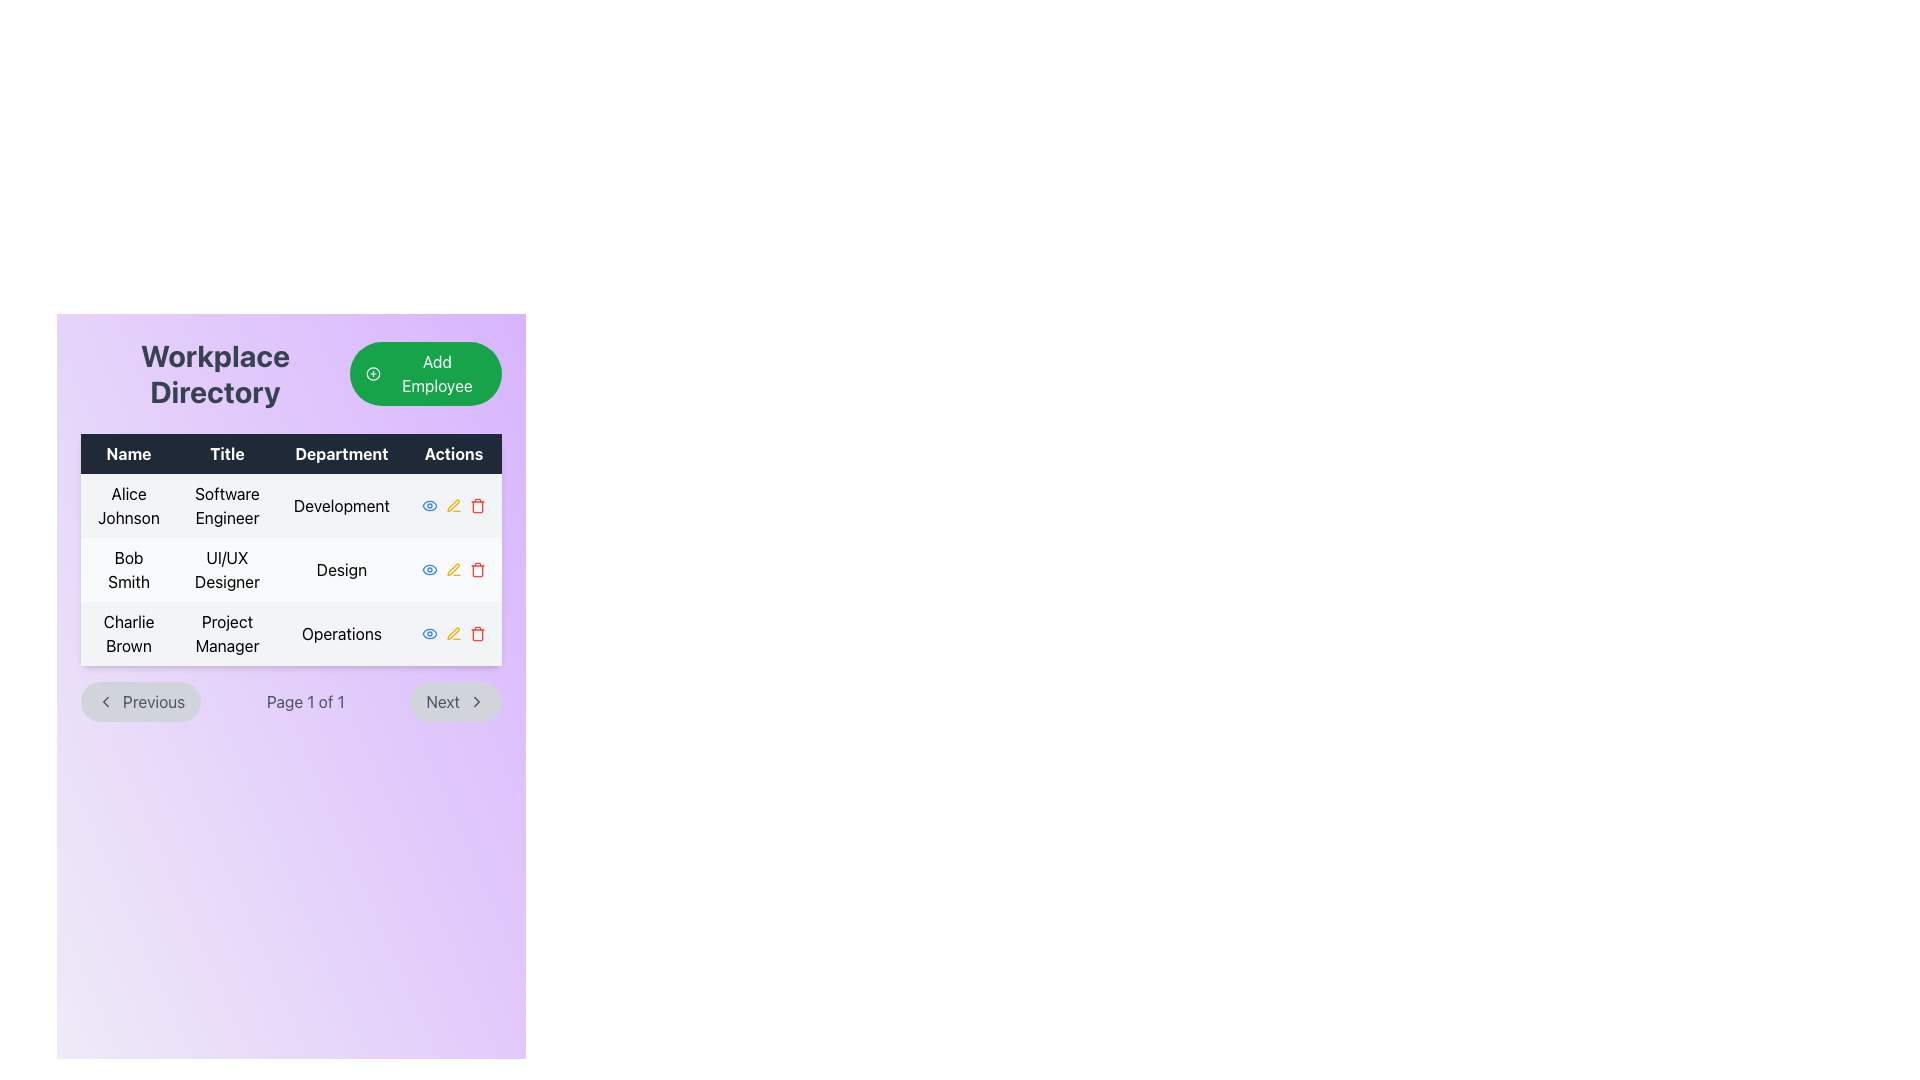 The image size is (1920, 1080). What do you see at coordinates (290, 633) in the screenshot?
I see `the table row displaying details about 'Charlie Brown', which is the third row in the table, to interact with its elements` at bounding box center [290, 633].